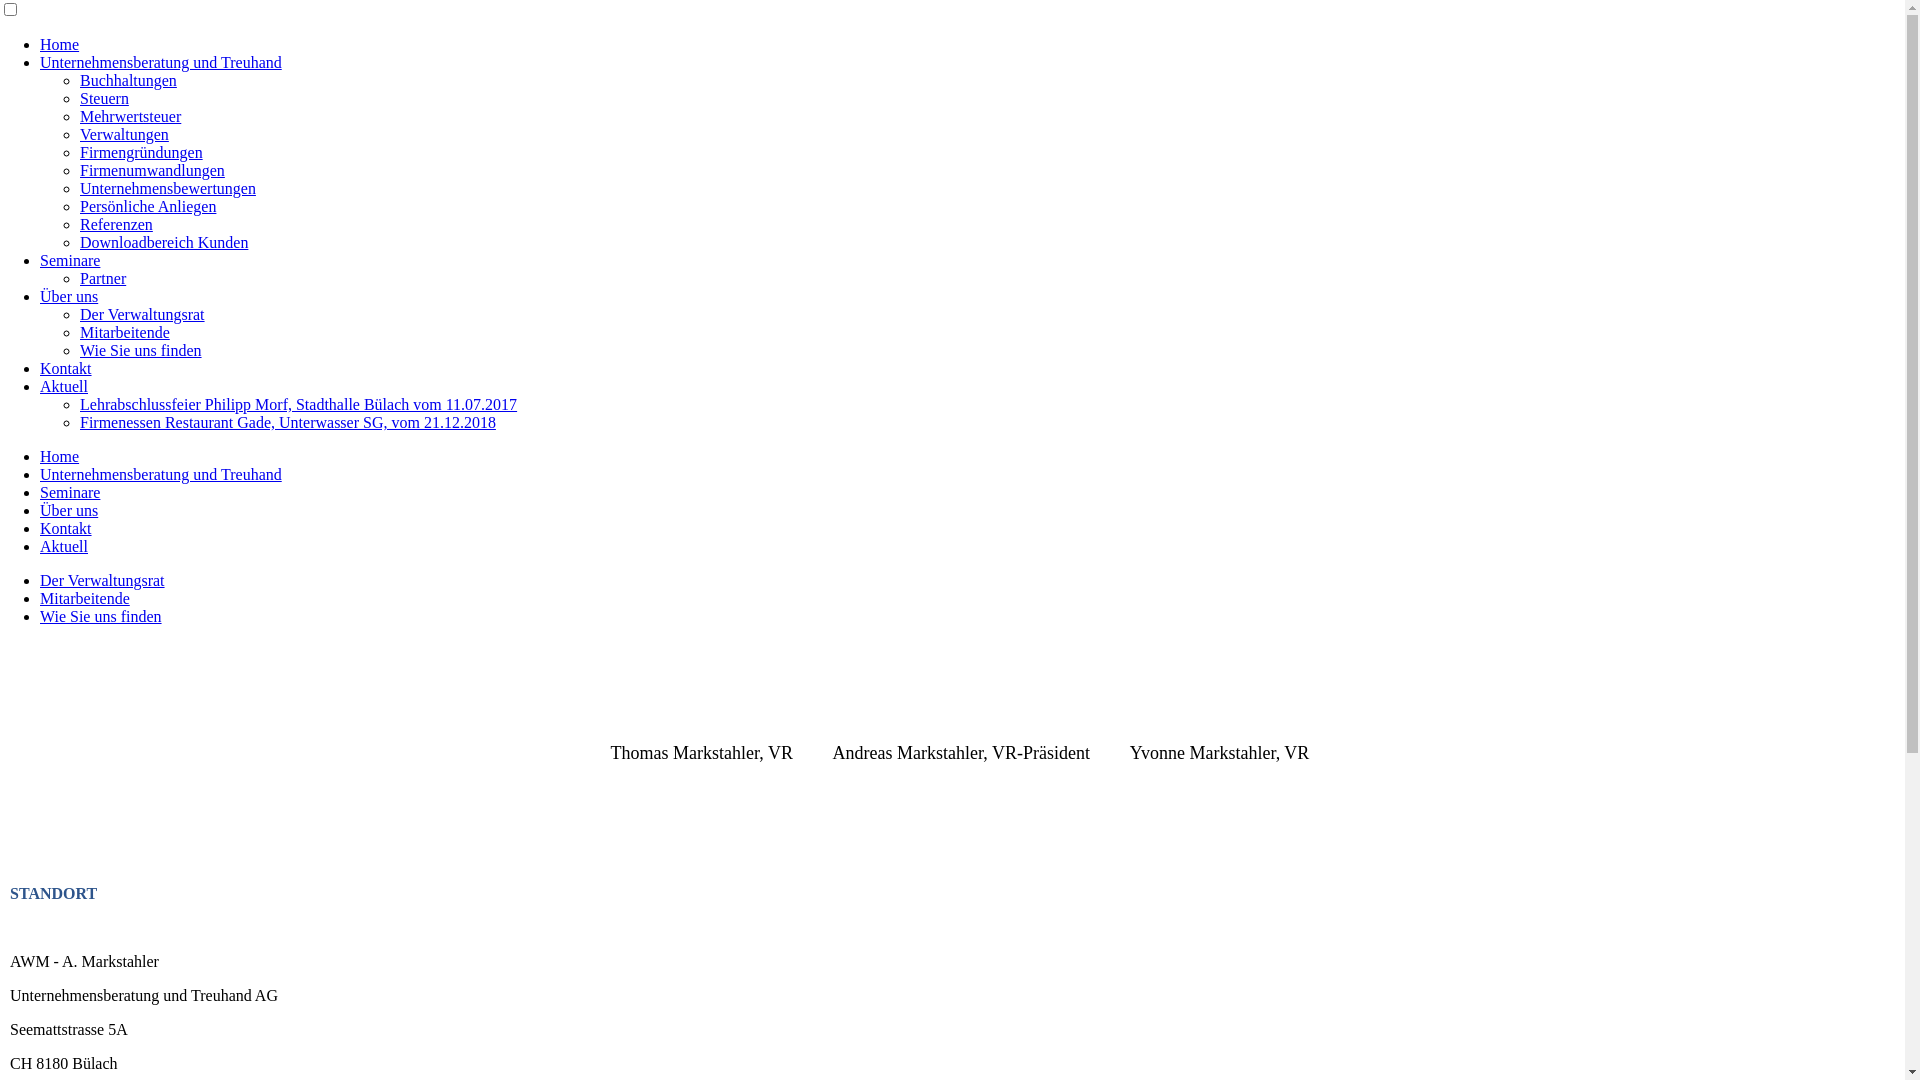 The image size is (1920, 1080). What do you see at coordinates (80, 331) in the screenshot?
I see `'Mitarbeitende'` at bounding box center [80, 331].